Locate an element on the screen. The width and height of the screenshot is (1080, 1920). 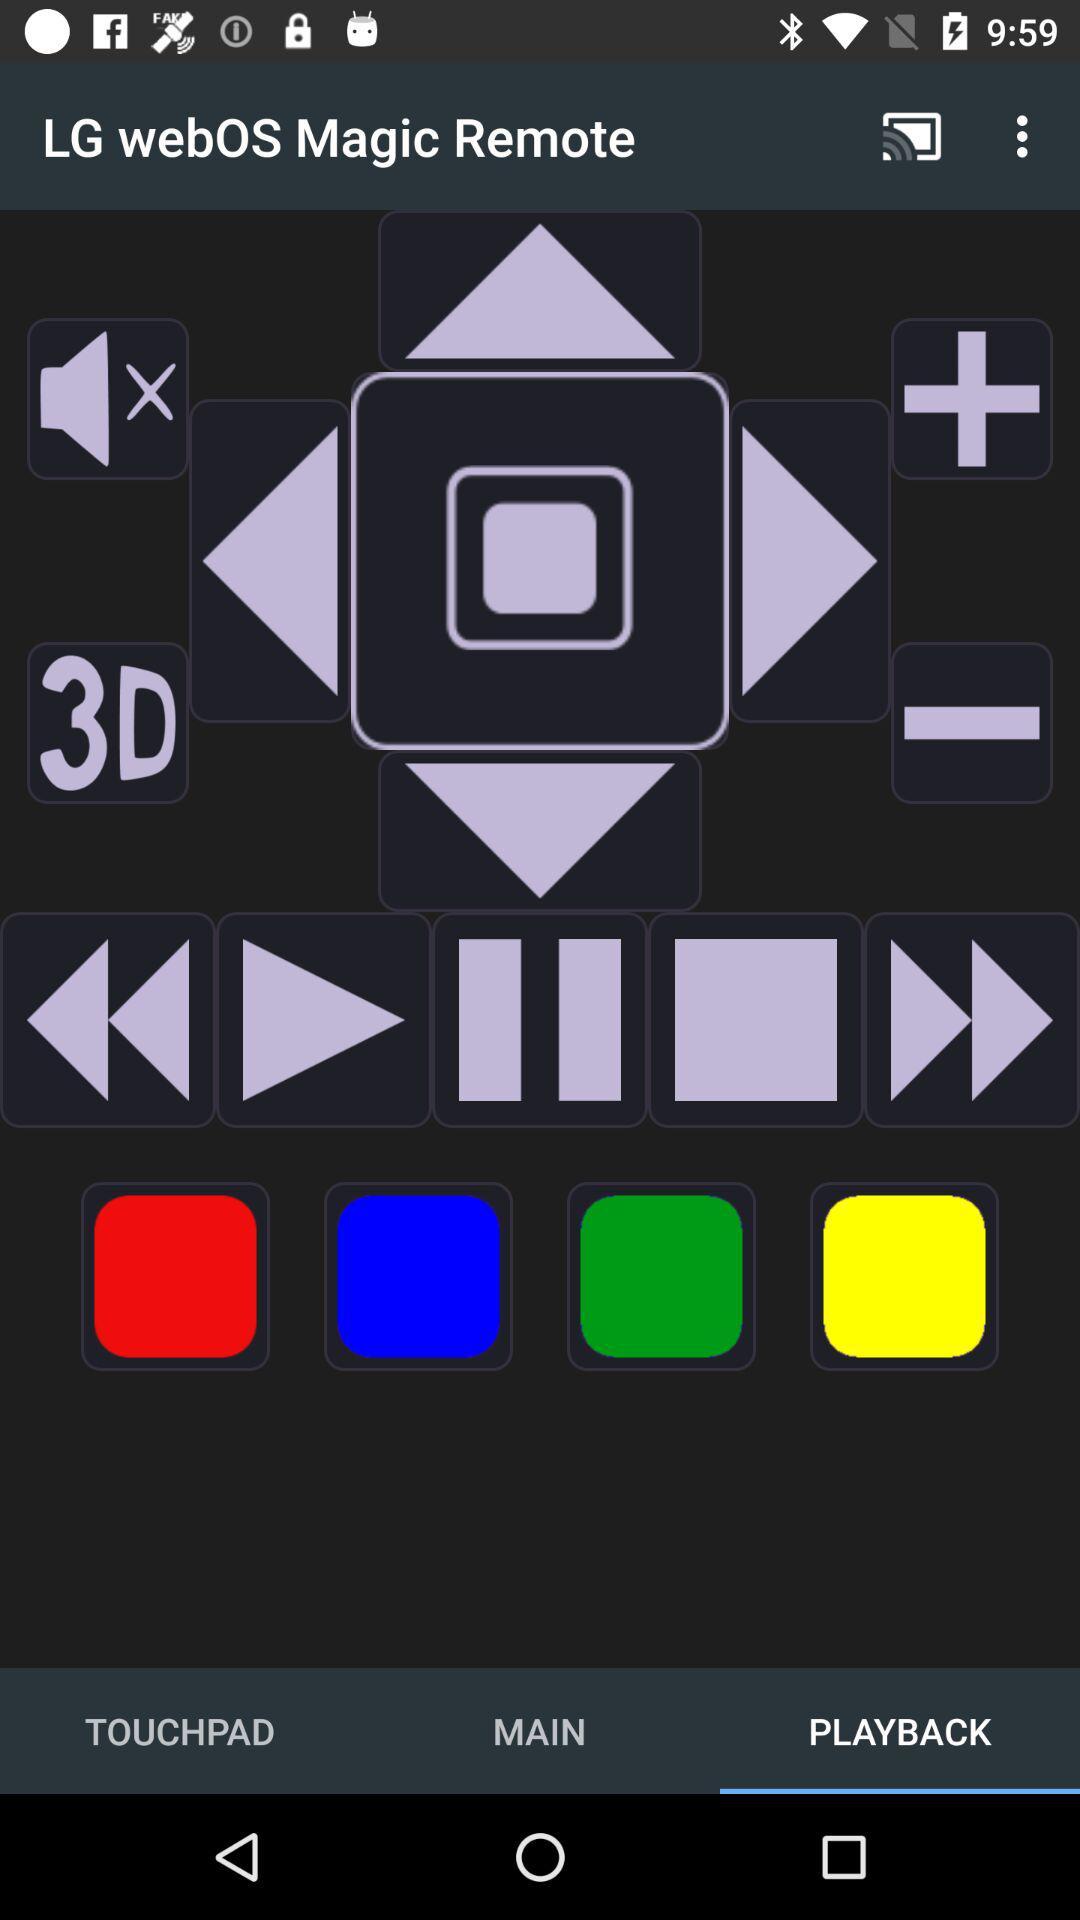
to paly option is located at coordinates (540, 1019).